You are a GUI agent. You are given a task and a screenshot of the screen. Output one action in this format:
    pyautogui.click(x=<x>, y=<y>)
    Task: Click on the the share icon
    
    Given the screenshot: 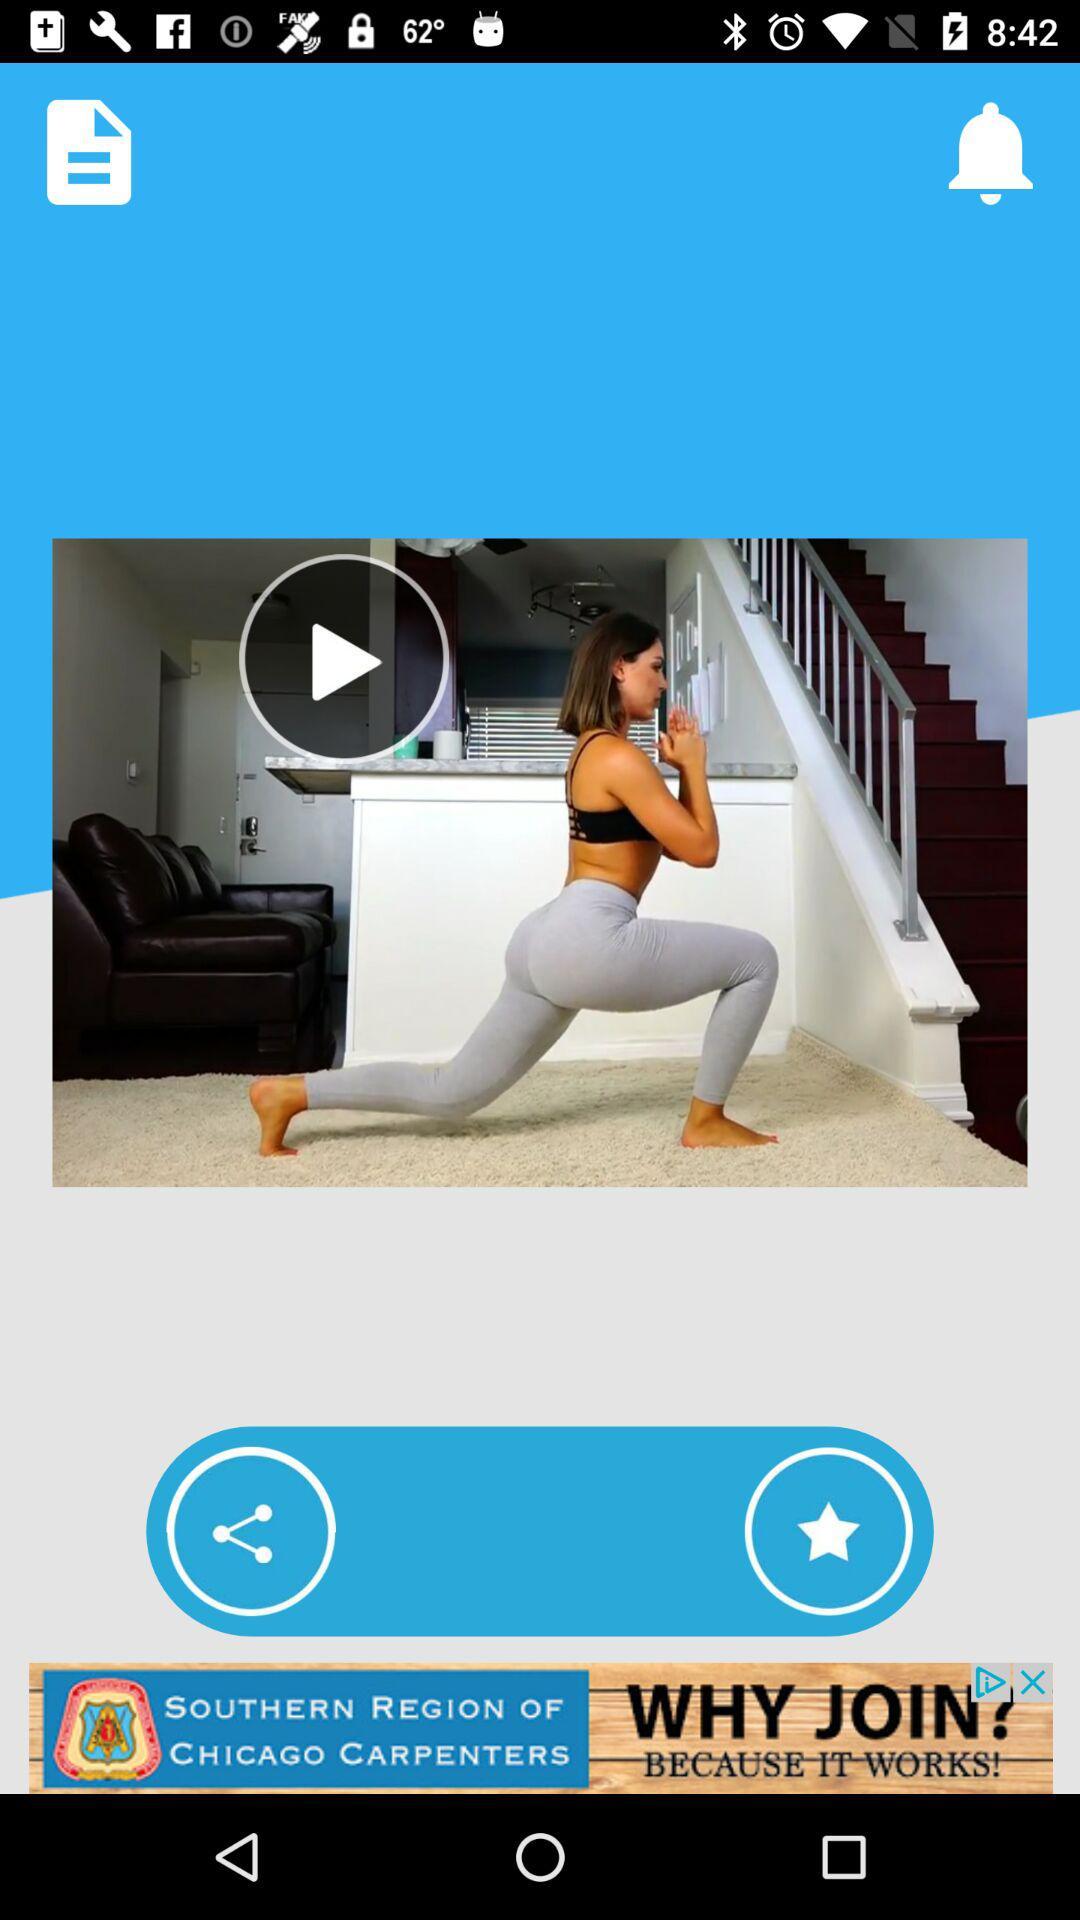 What is the action you would take?
    pyautogui.click(x=250, y=1530)
    